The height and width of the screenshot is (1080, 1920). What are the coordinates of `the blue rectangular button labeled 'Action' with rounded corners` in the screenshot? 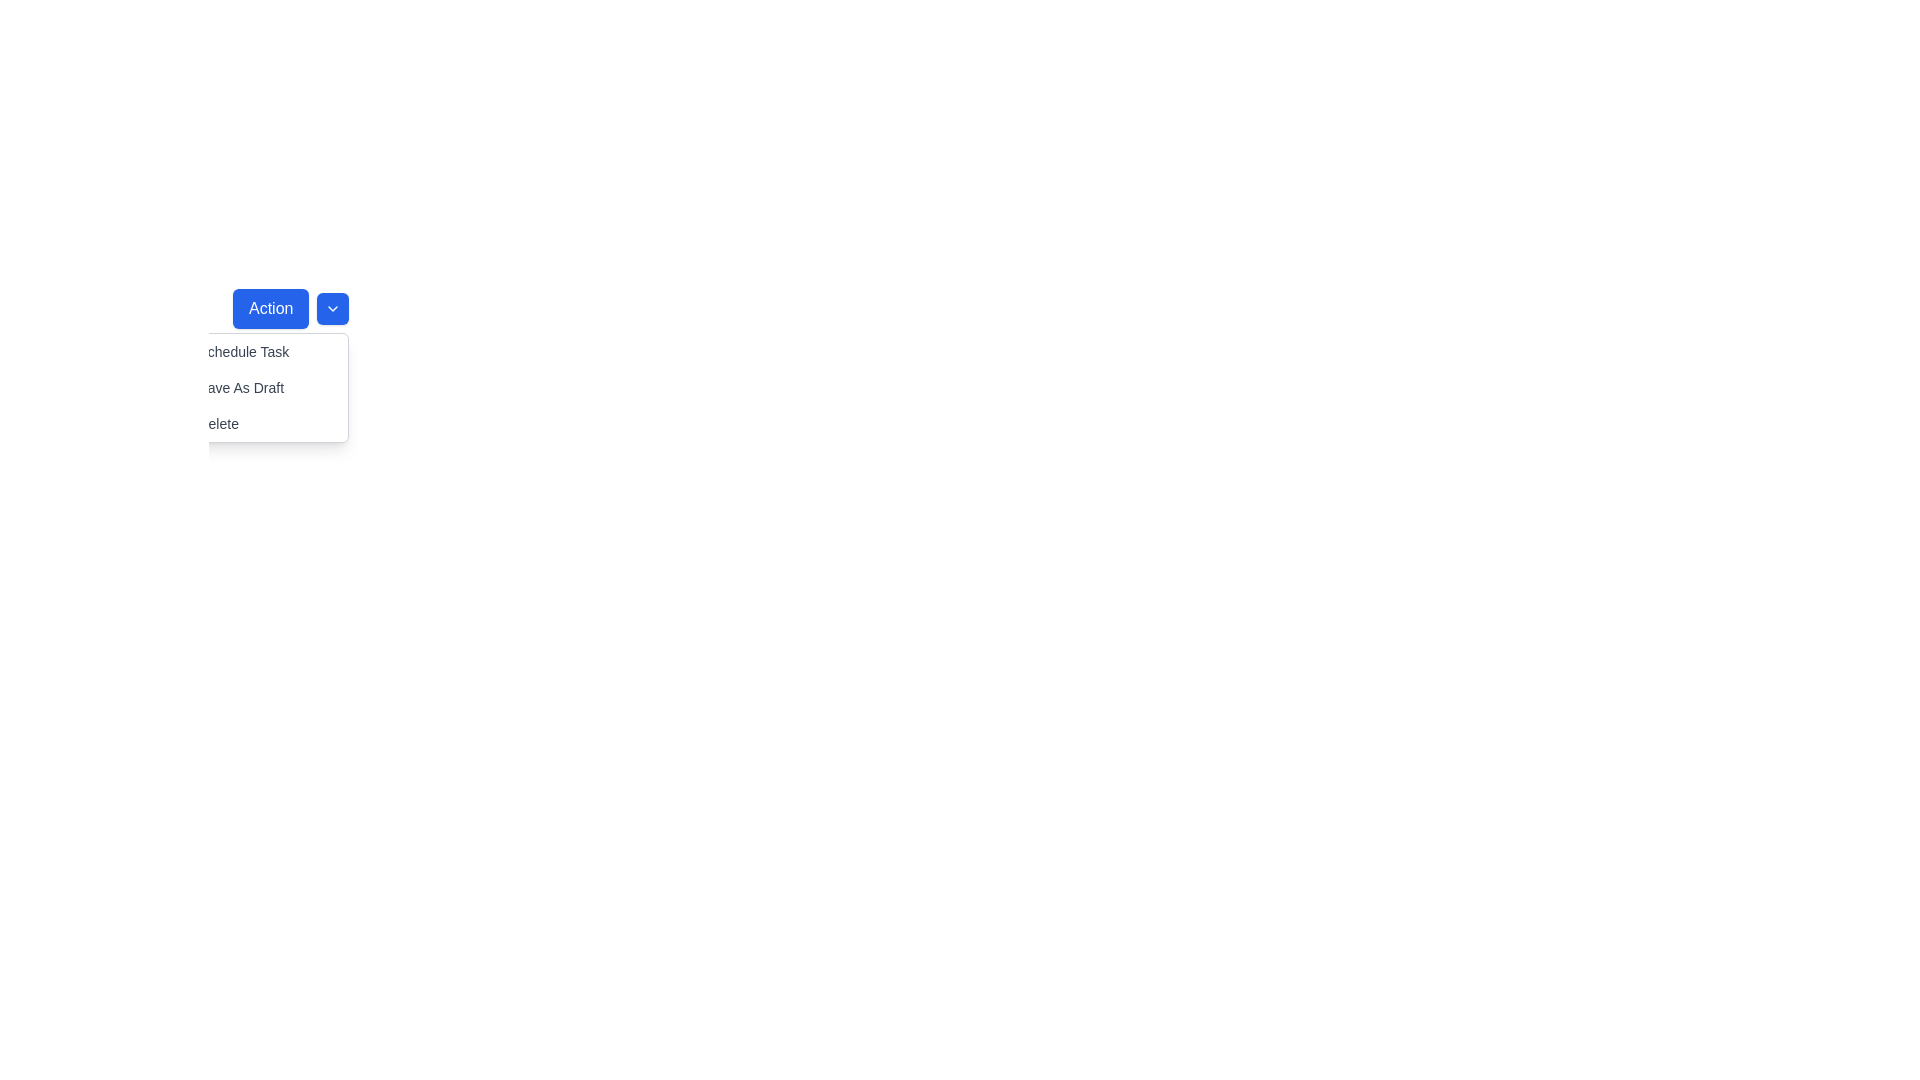 It's located at (270, 308).